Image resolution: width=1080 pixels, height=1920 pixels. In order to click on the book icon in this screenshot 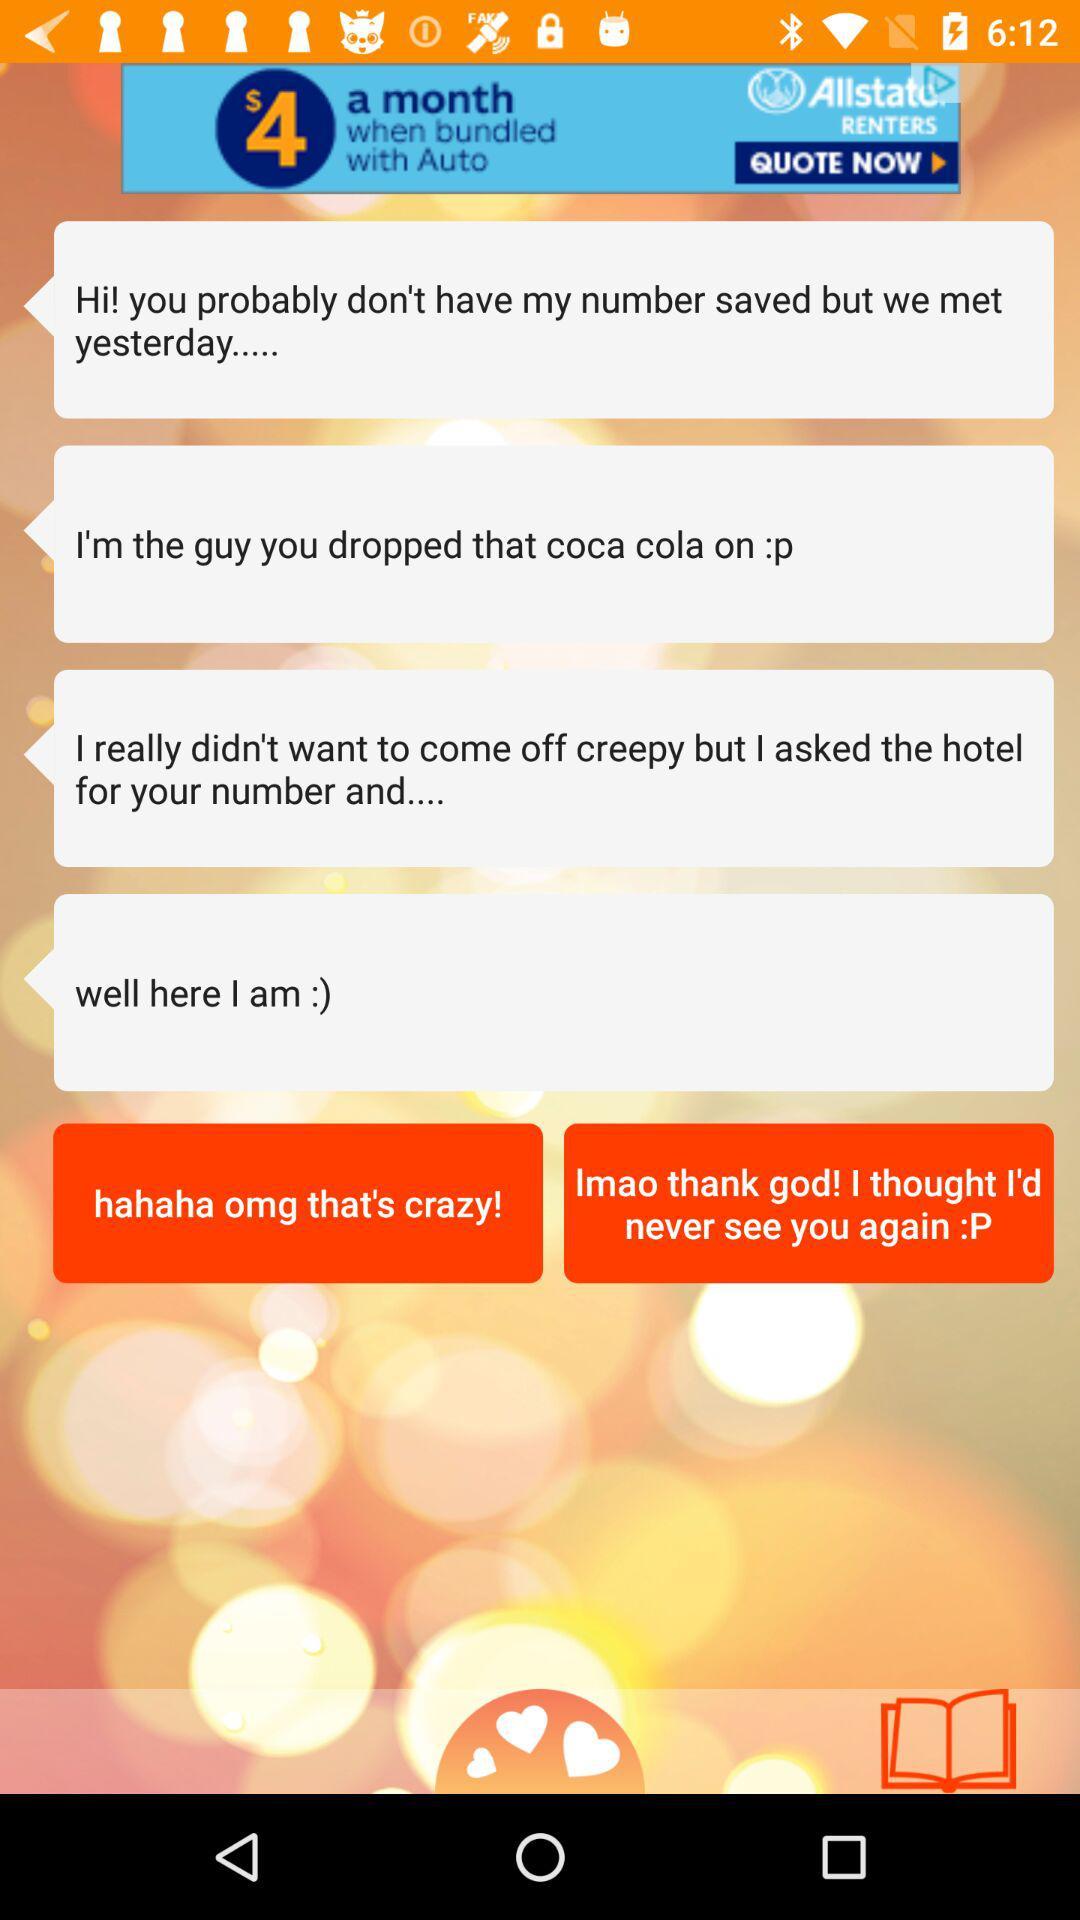, I will do `click(947, 1740)`.